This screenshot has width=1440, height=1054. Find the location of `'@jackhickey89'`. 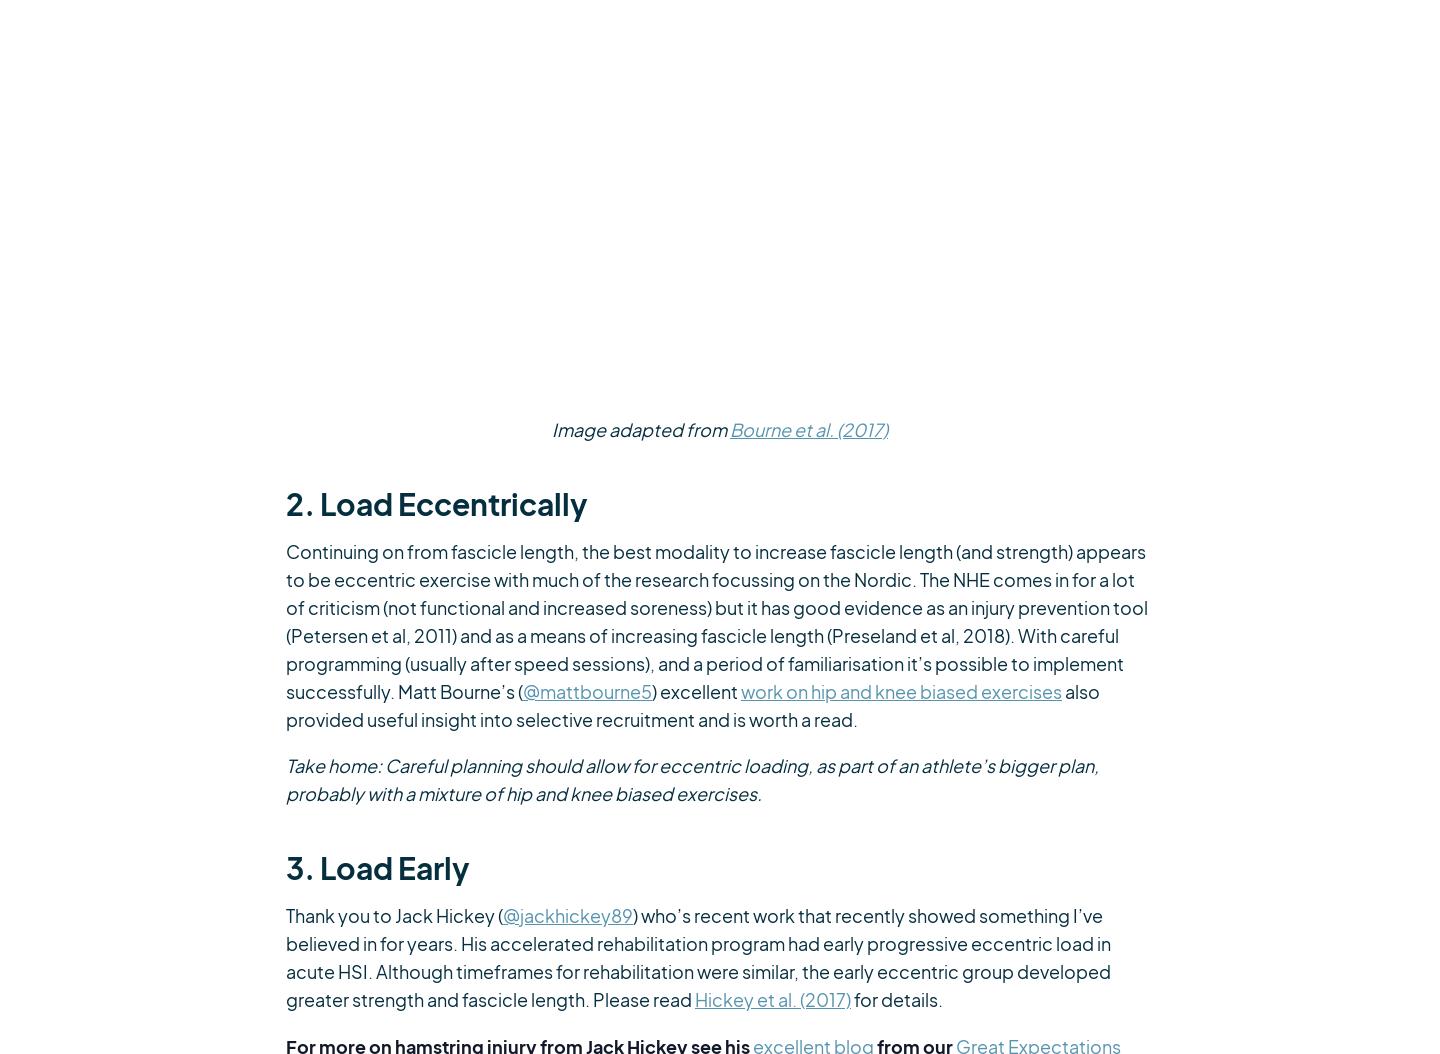

'@jackhickey89' is located at coordinates (567, 914).